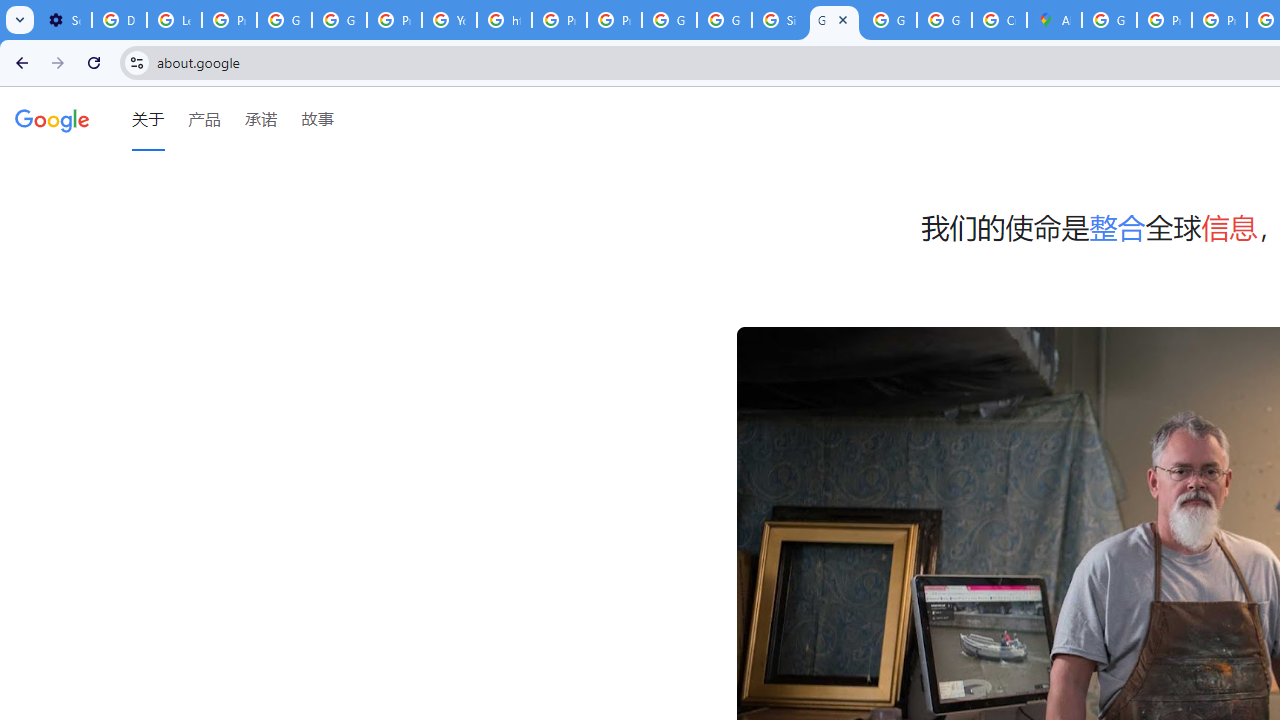 The image size is (1280, 720). I want to click on 'Privacy Help Center - Policies Help', so click(1164, 20).